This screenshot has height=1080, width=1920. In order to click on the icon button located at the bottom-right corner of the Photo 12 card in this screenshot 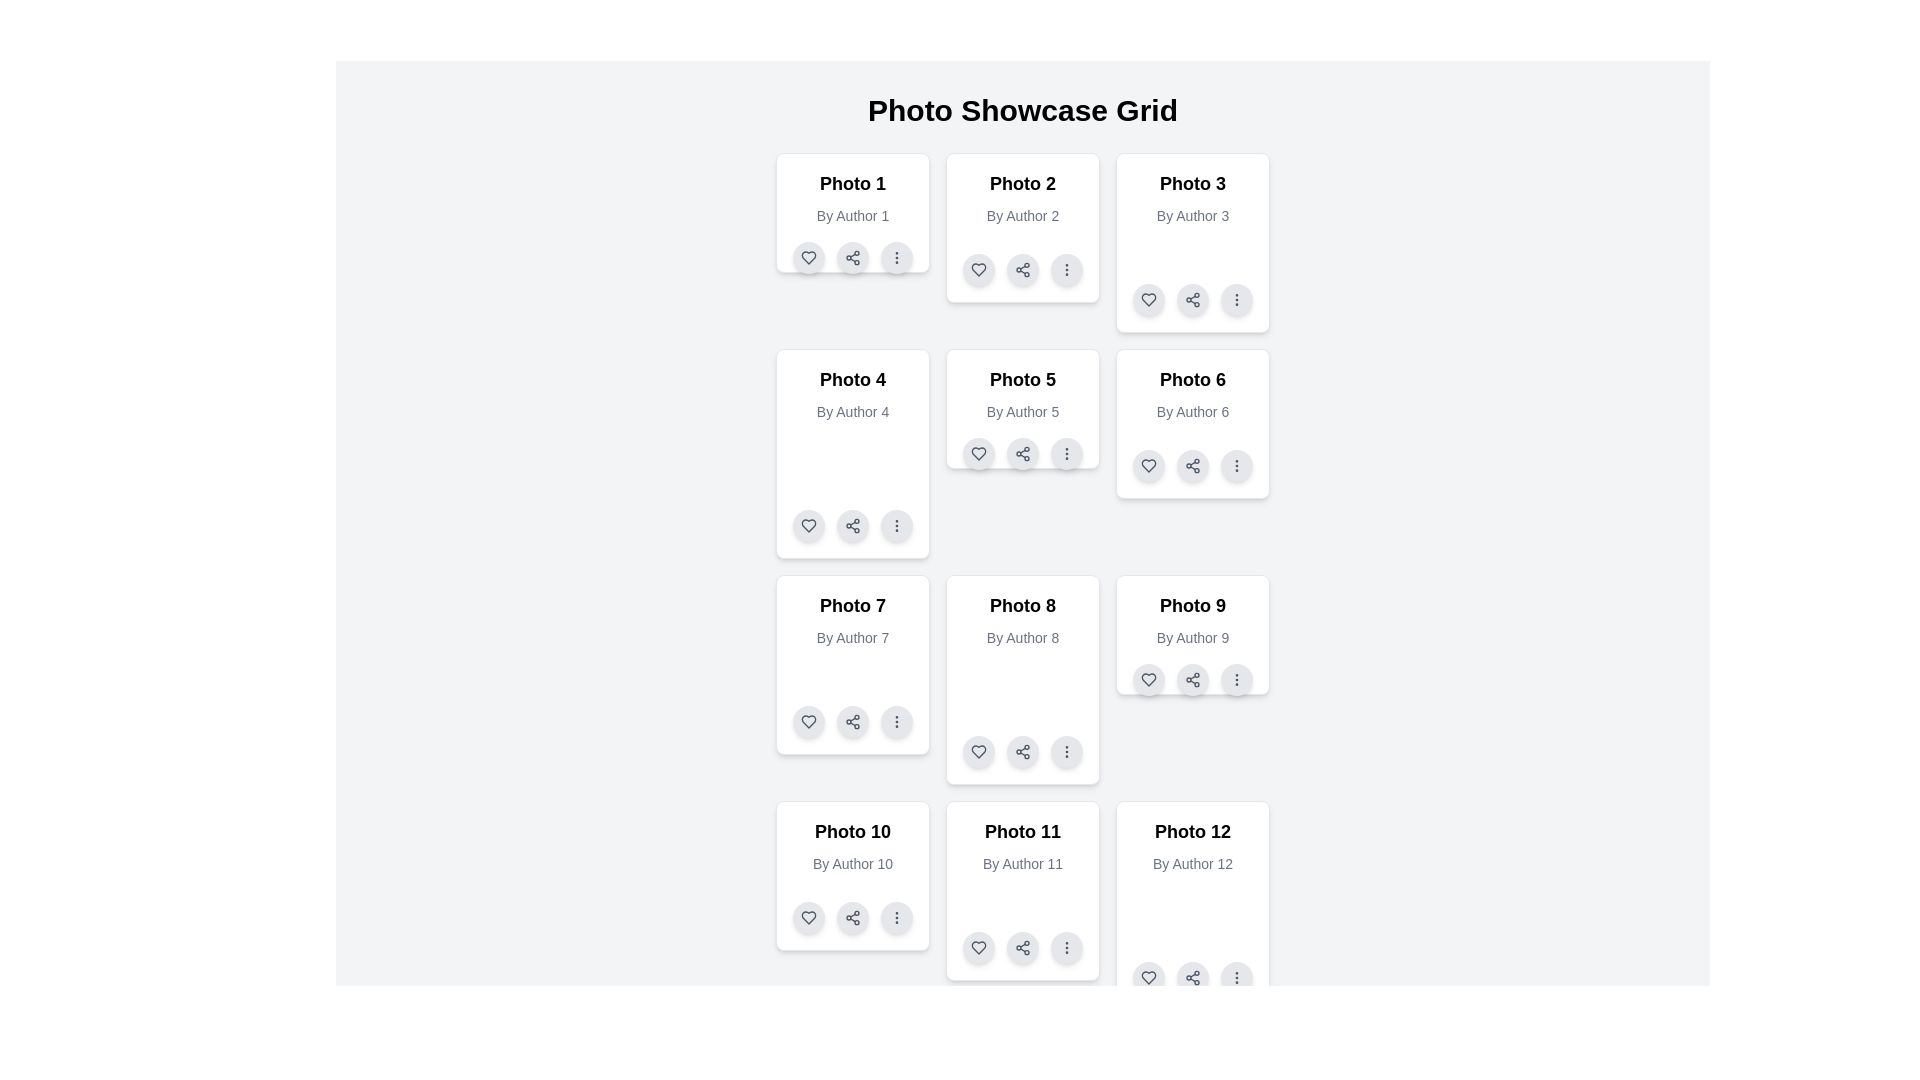, I will do `click(1236, 977)`.